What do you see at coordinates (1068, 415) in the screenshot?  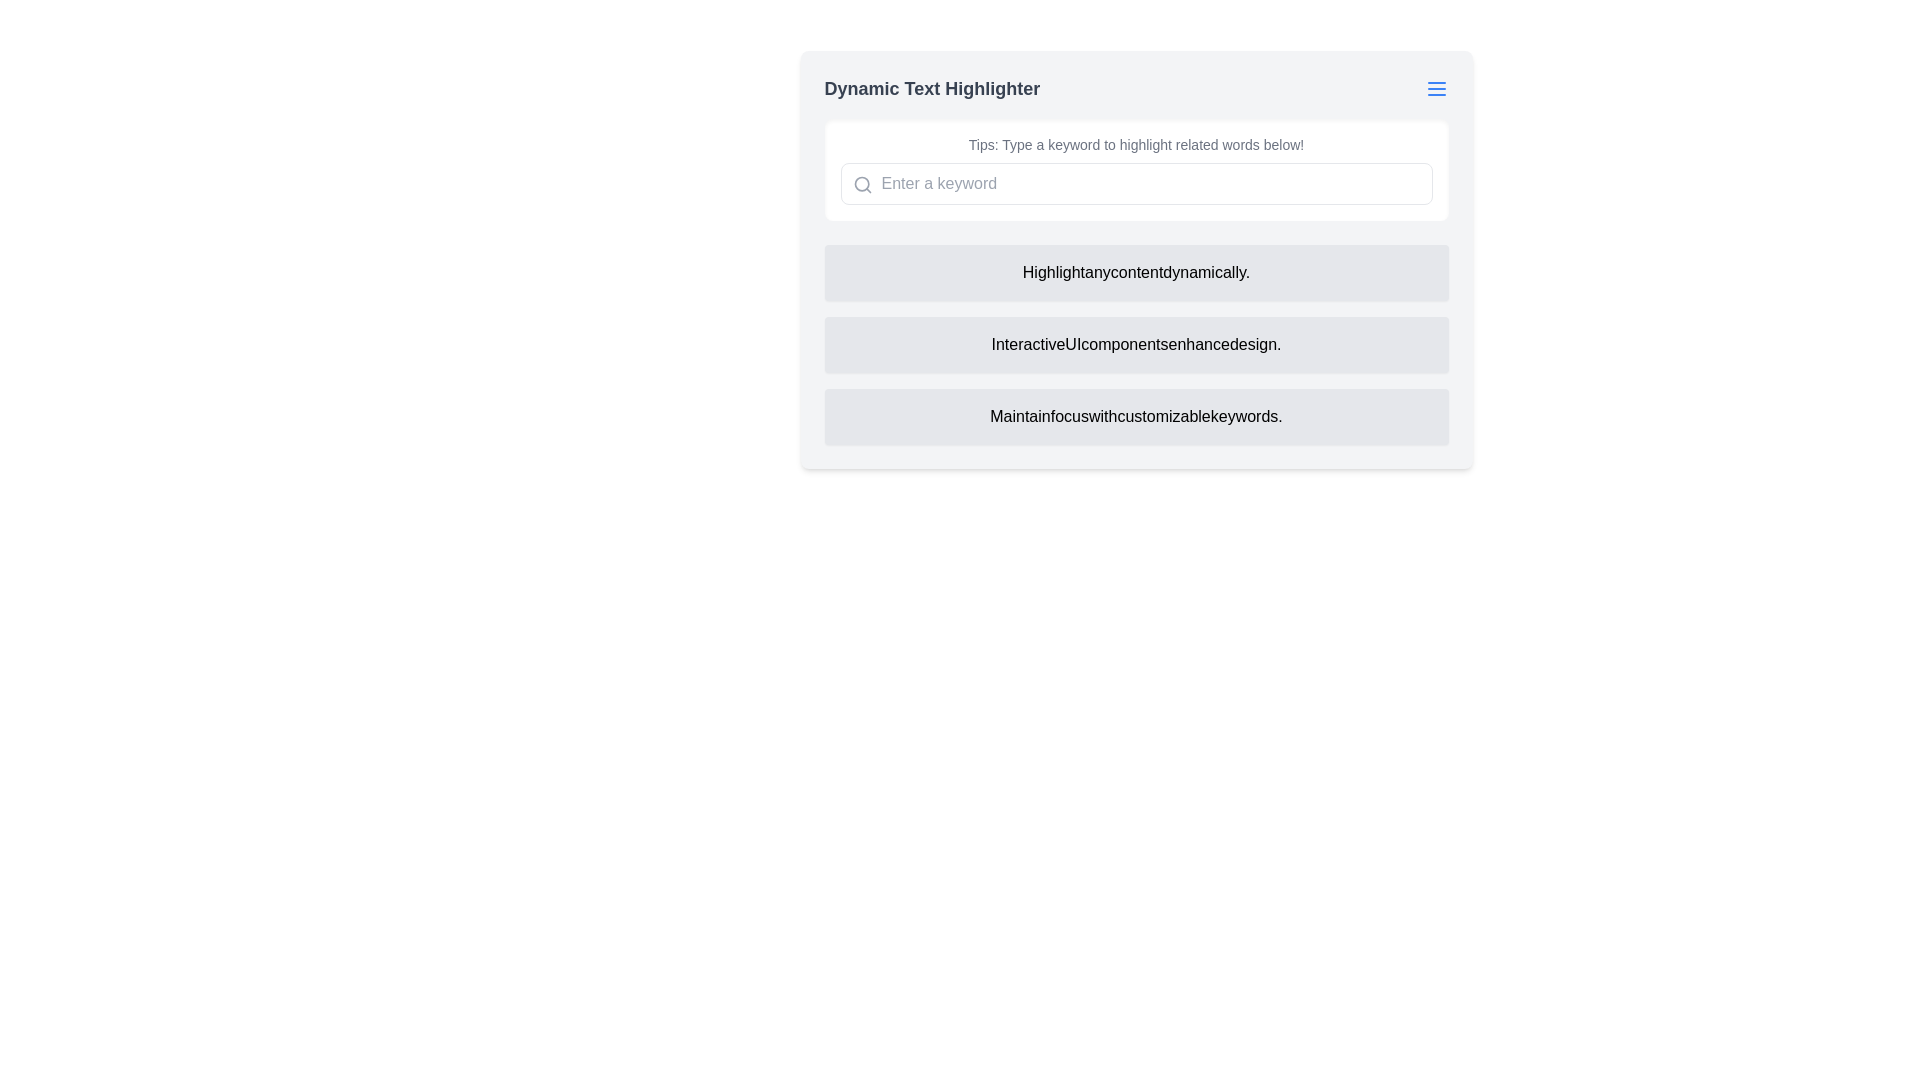 I see `the static text element 'with' in the phrase 'Maintain focus with customizable keywords' located in the third gray callout box` at bounding box center [1068, 415].